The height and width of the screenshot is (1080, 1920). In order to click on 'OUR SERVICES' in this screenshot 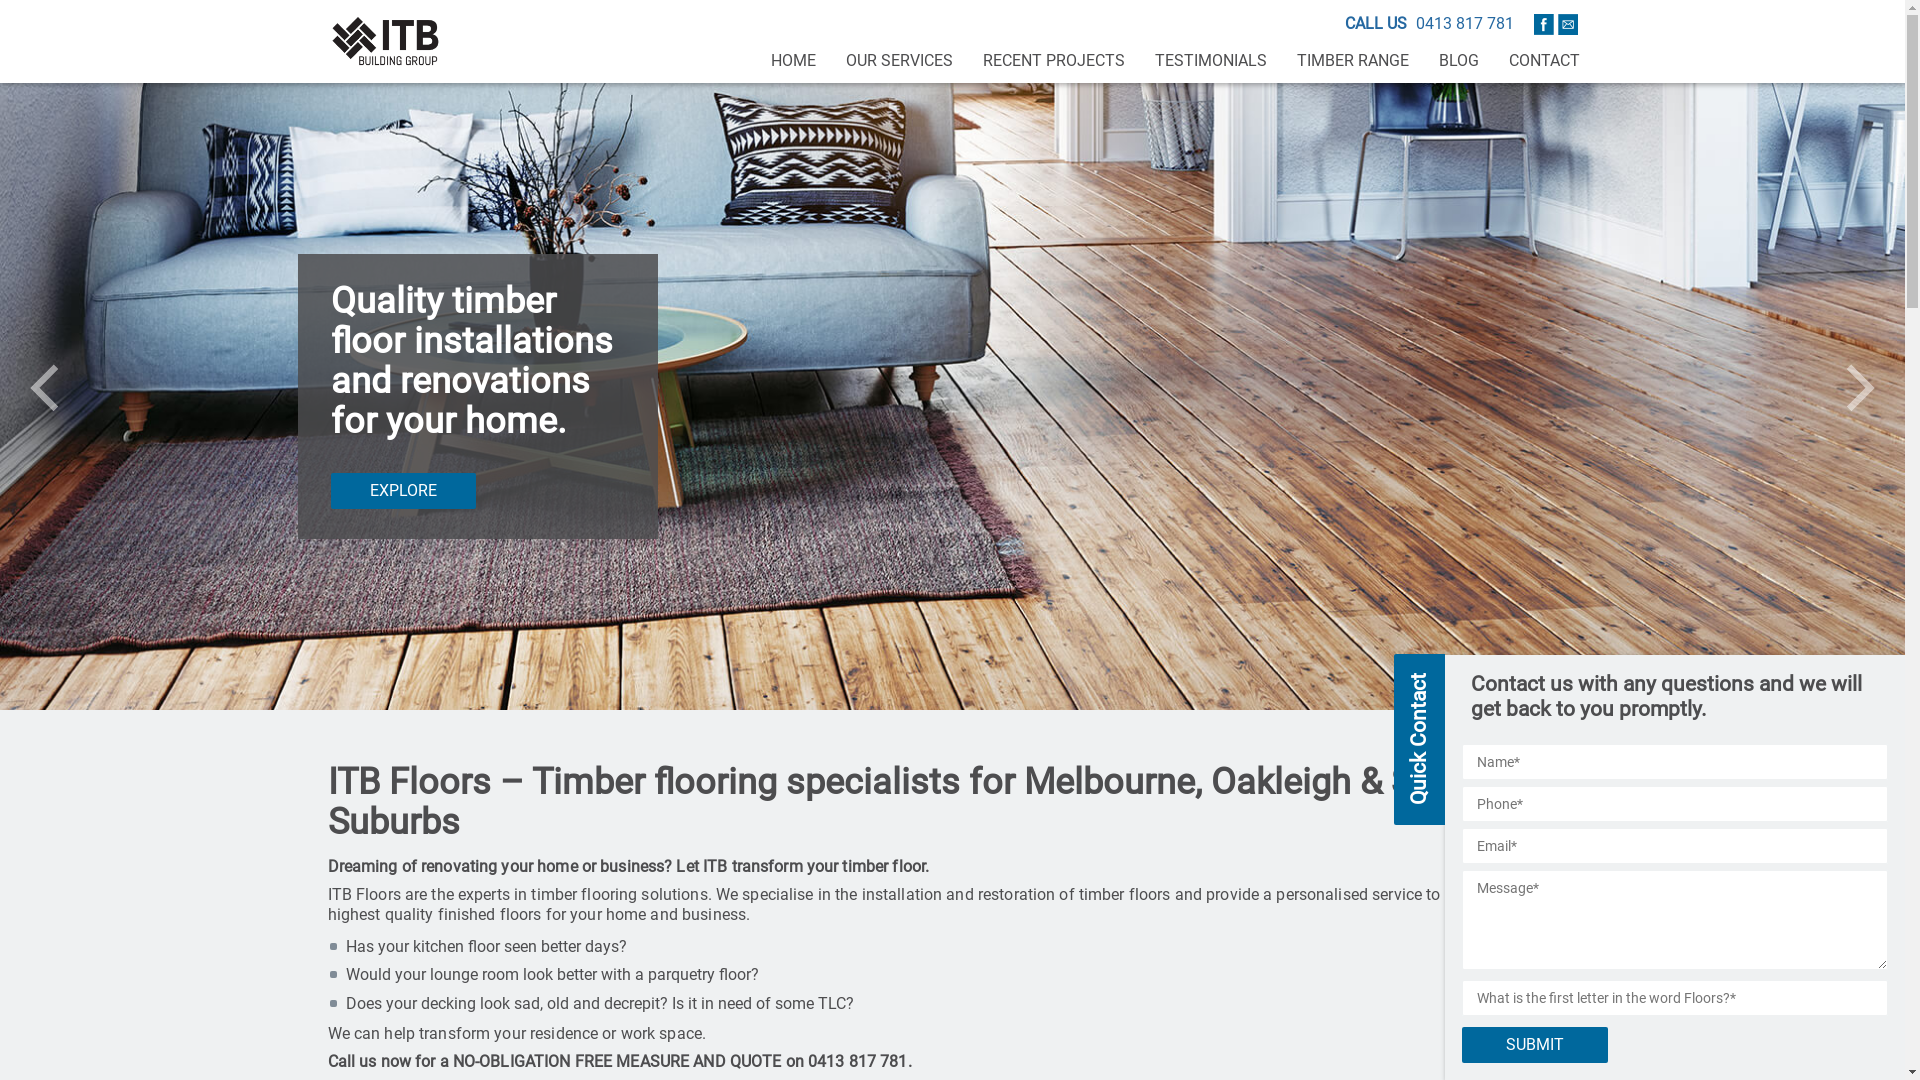, I will do `click(897, 60)`.